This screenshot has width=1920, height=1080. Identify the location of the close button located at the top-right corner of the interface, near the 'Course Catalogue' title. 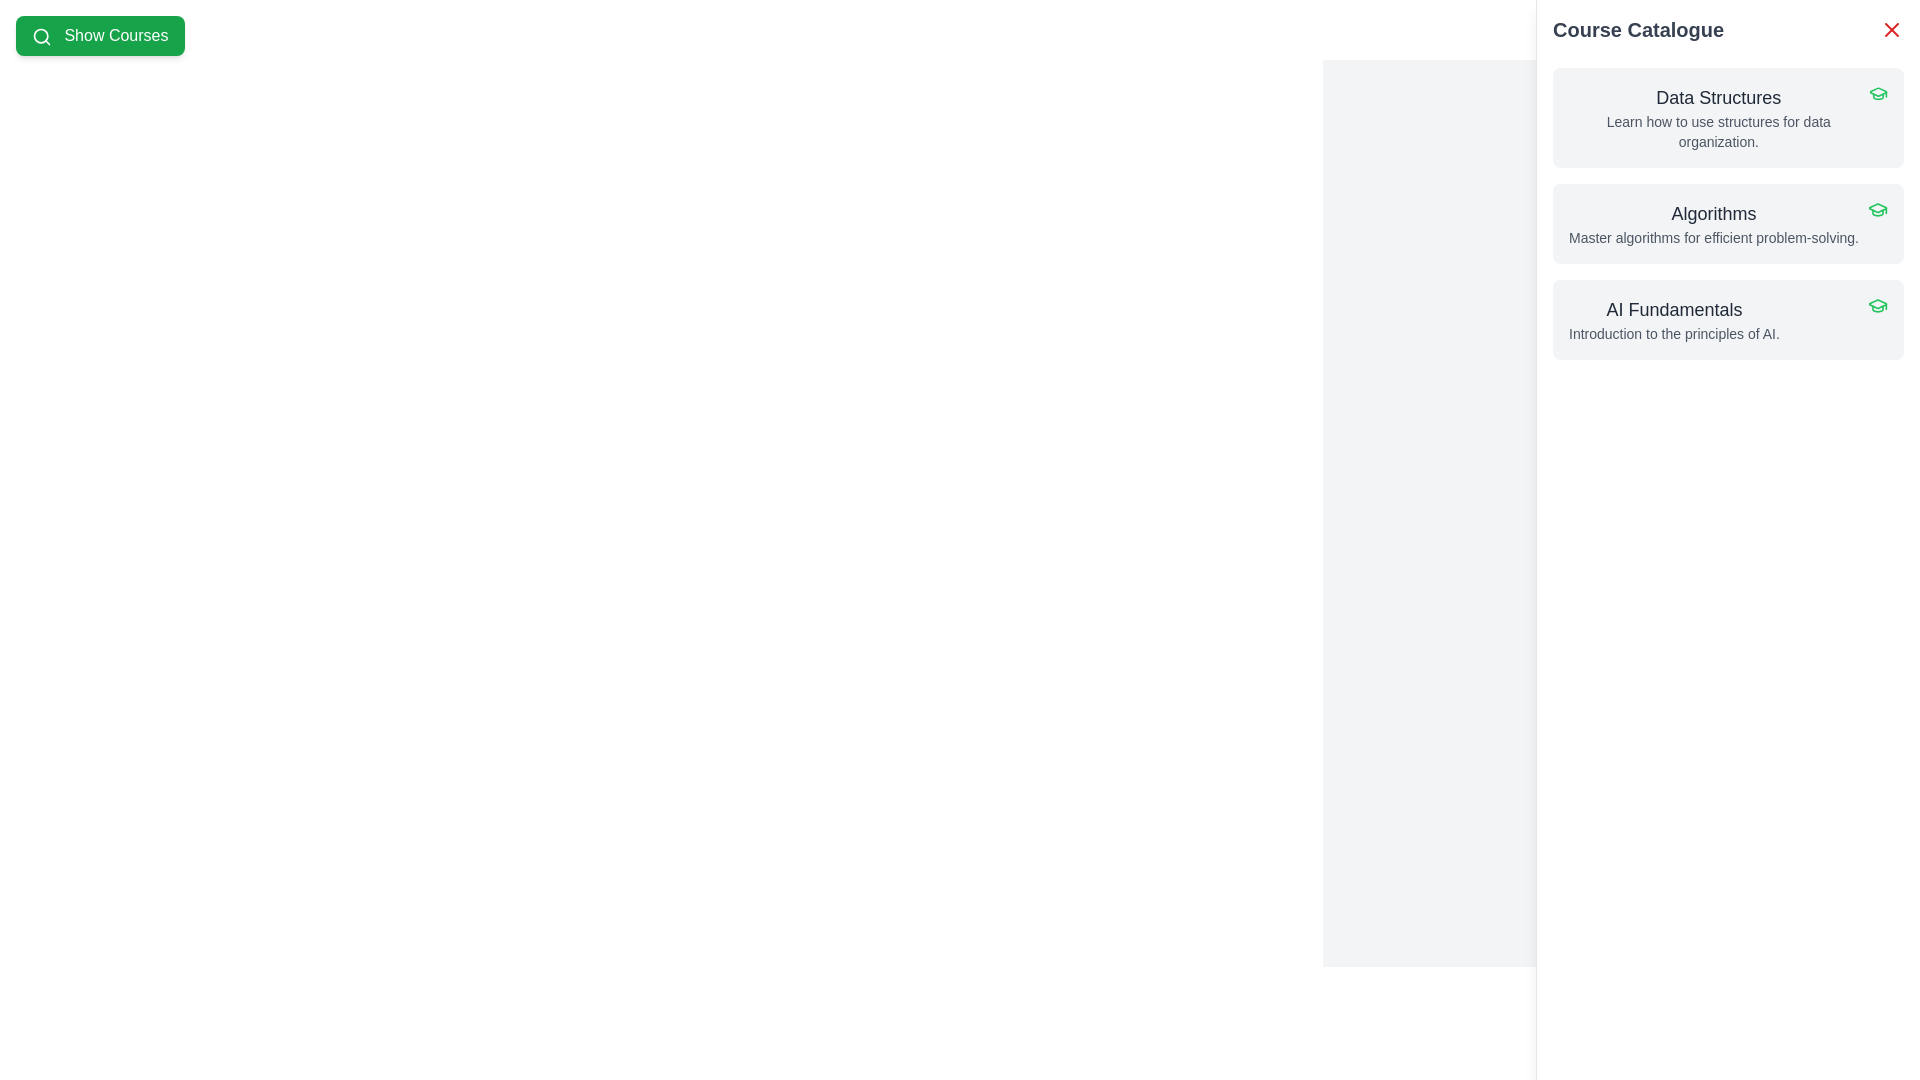
(1890, 30).